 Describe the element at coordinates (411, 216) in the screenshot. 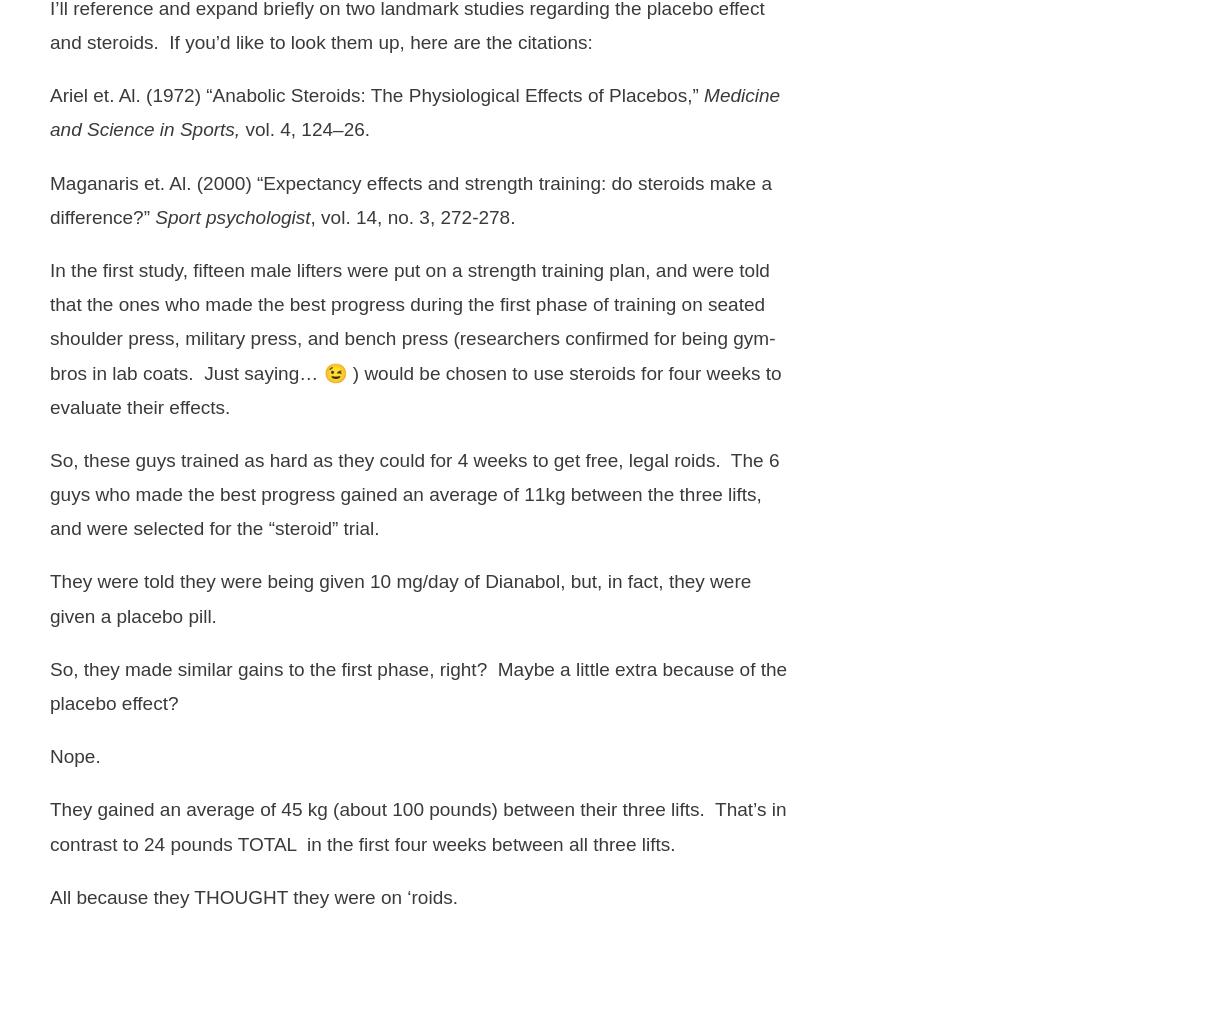

I see `', vol. 14, no. 3, 272-278.'` at that location.